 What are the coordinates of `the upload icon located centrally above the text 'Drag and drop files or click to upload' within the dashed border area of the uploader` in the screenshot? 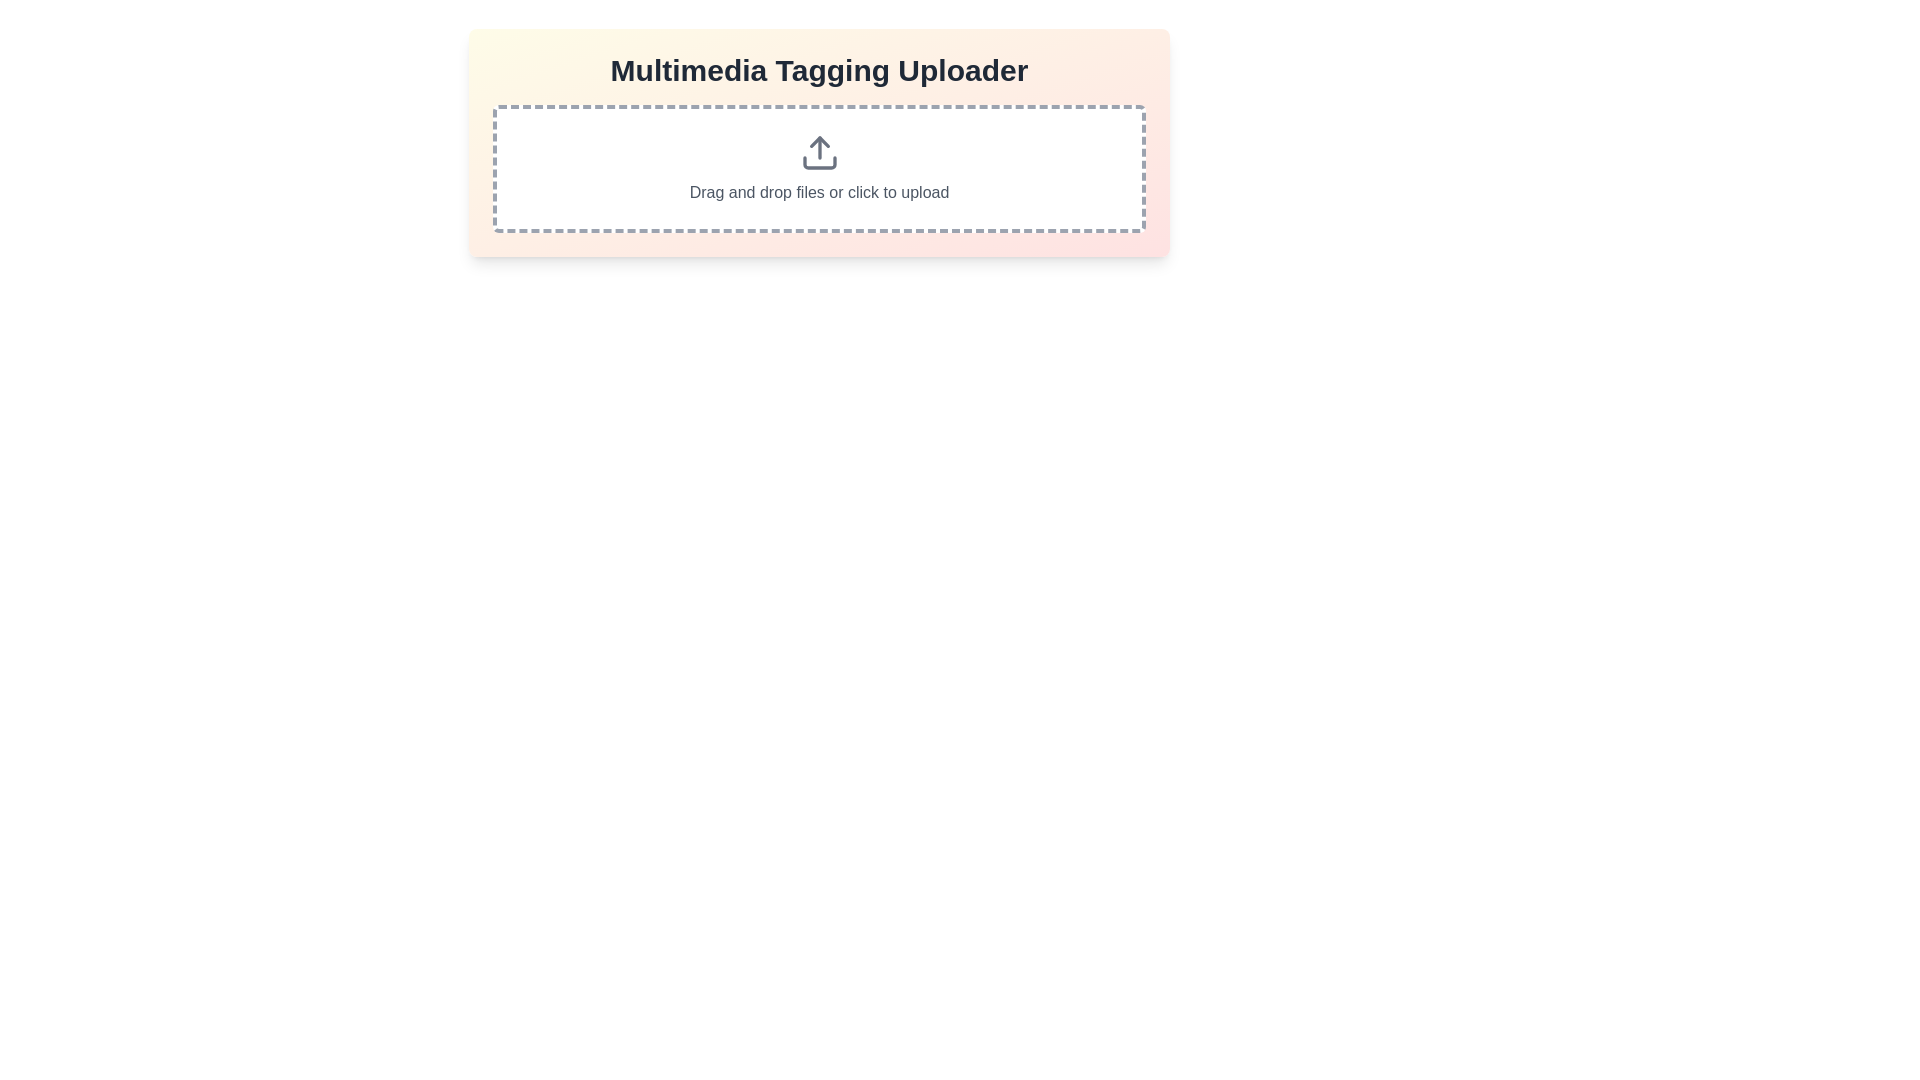 It's located at (819, 152).